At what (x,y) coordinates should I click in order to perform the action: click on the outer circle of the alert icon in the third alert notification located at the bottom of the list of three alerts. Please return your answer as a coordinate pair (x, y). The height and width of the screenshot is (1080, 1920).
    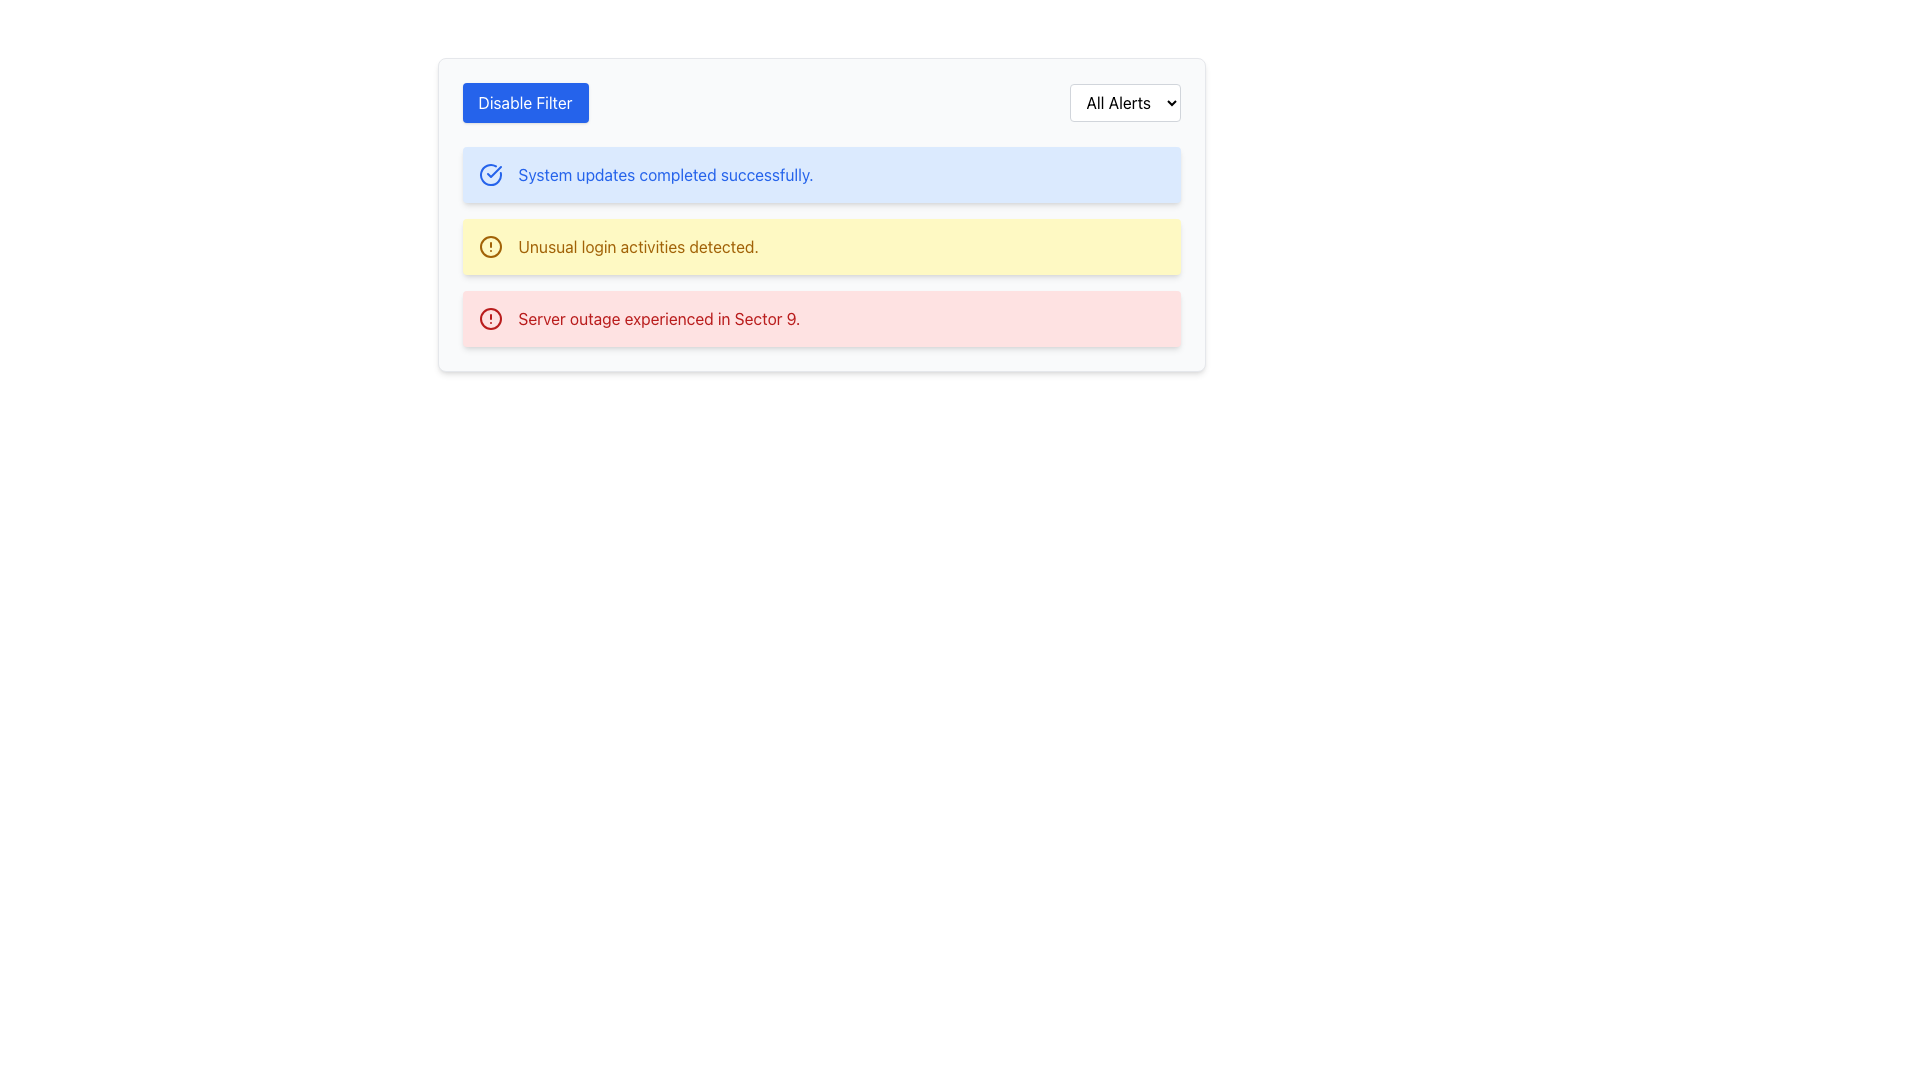
    Looking at the image, I should click on (490, 318).